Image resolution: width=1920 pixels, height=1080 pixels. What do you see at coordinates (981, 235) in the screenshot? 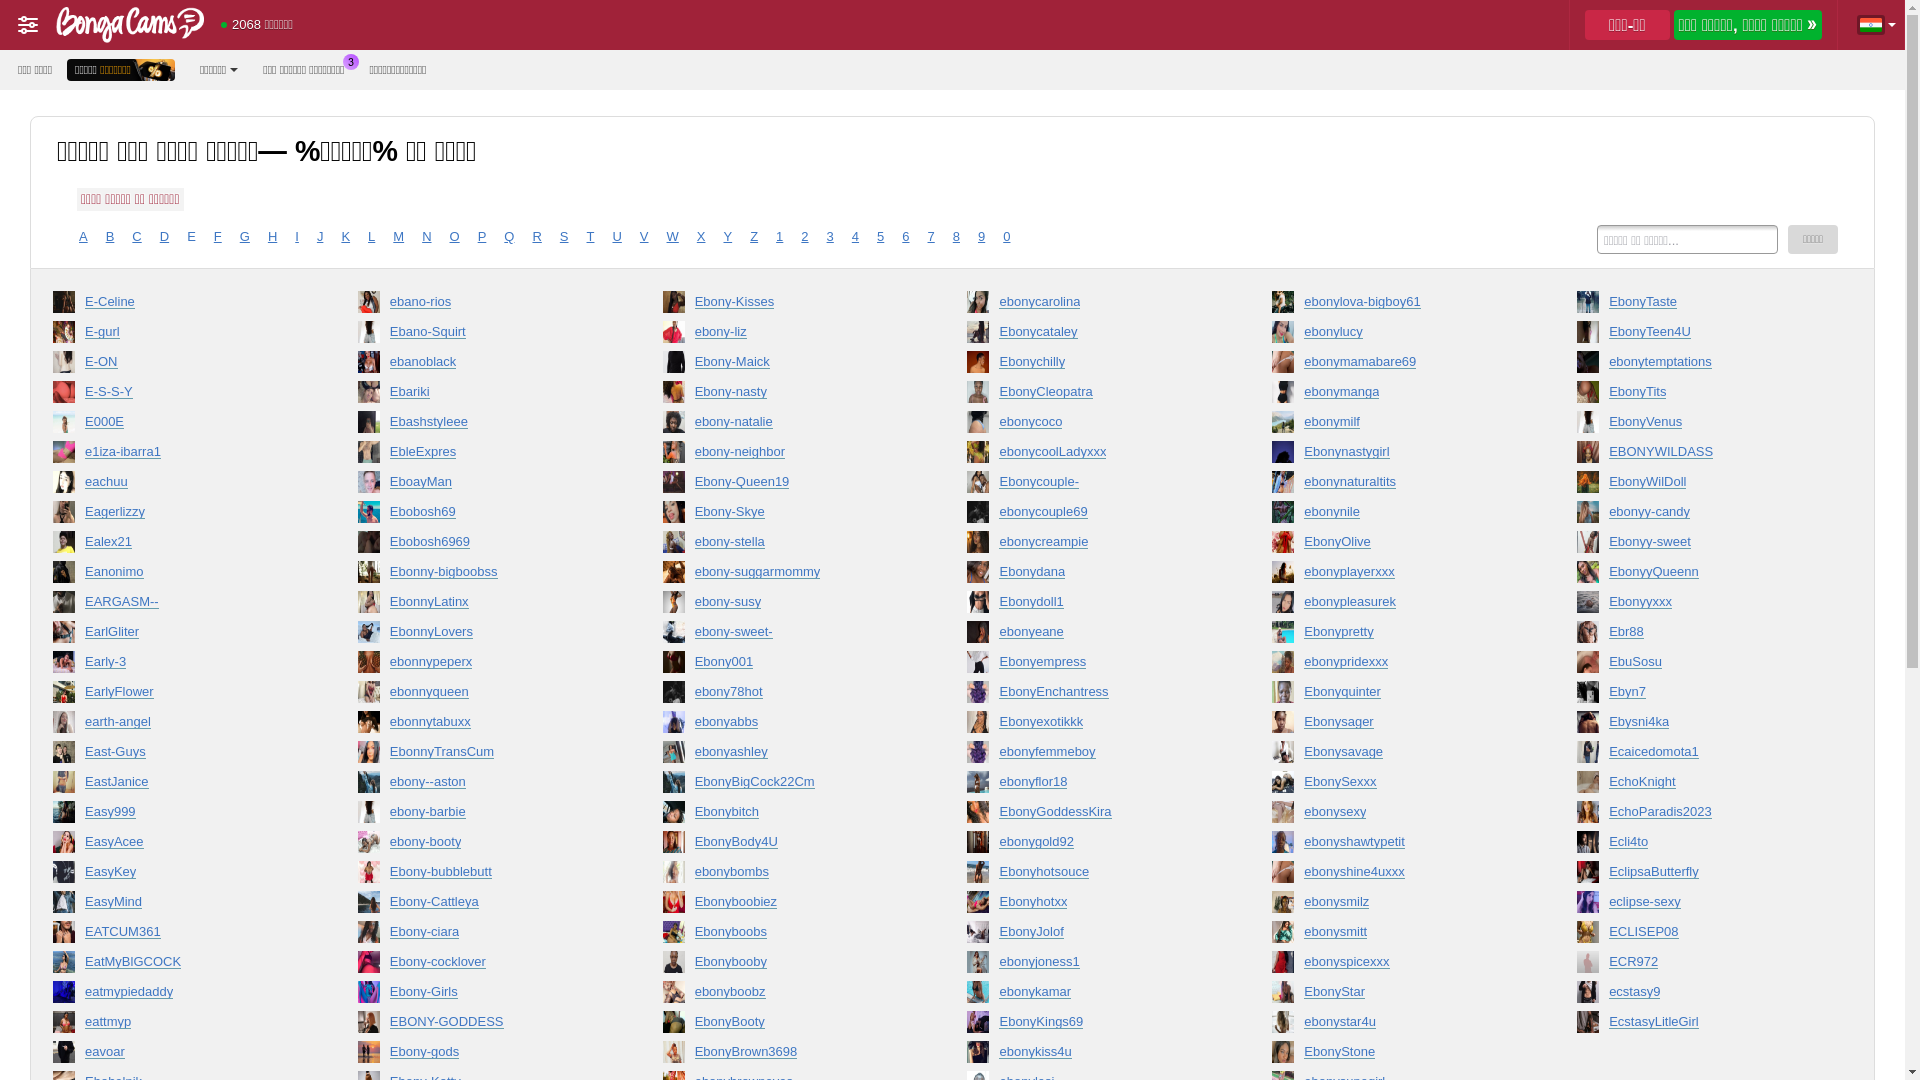
I see `'9'` at bounding box center [981, 235].